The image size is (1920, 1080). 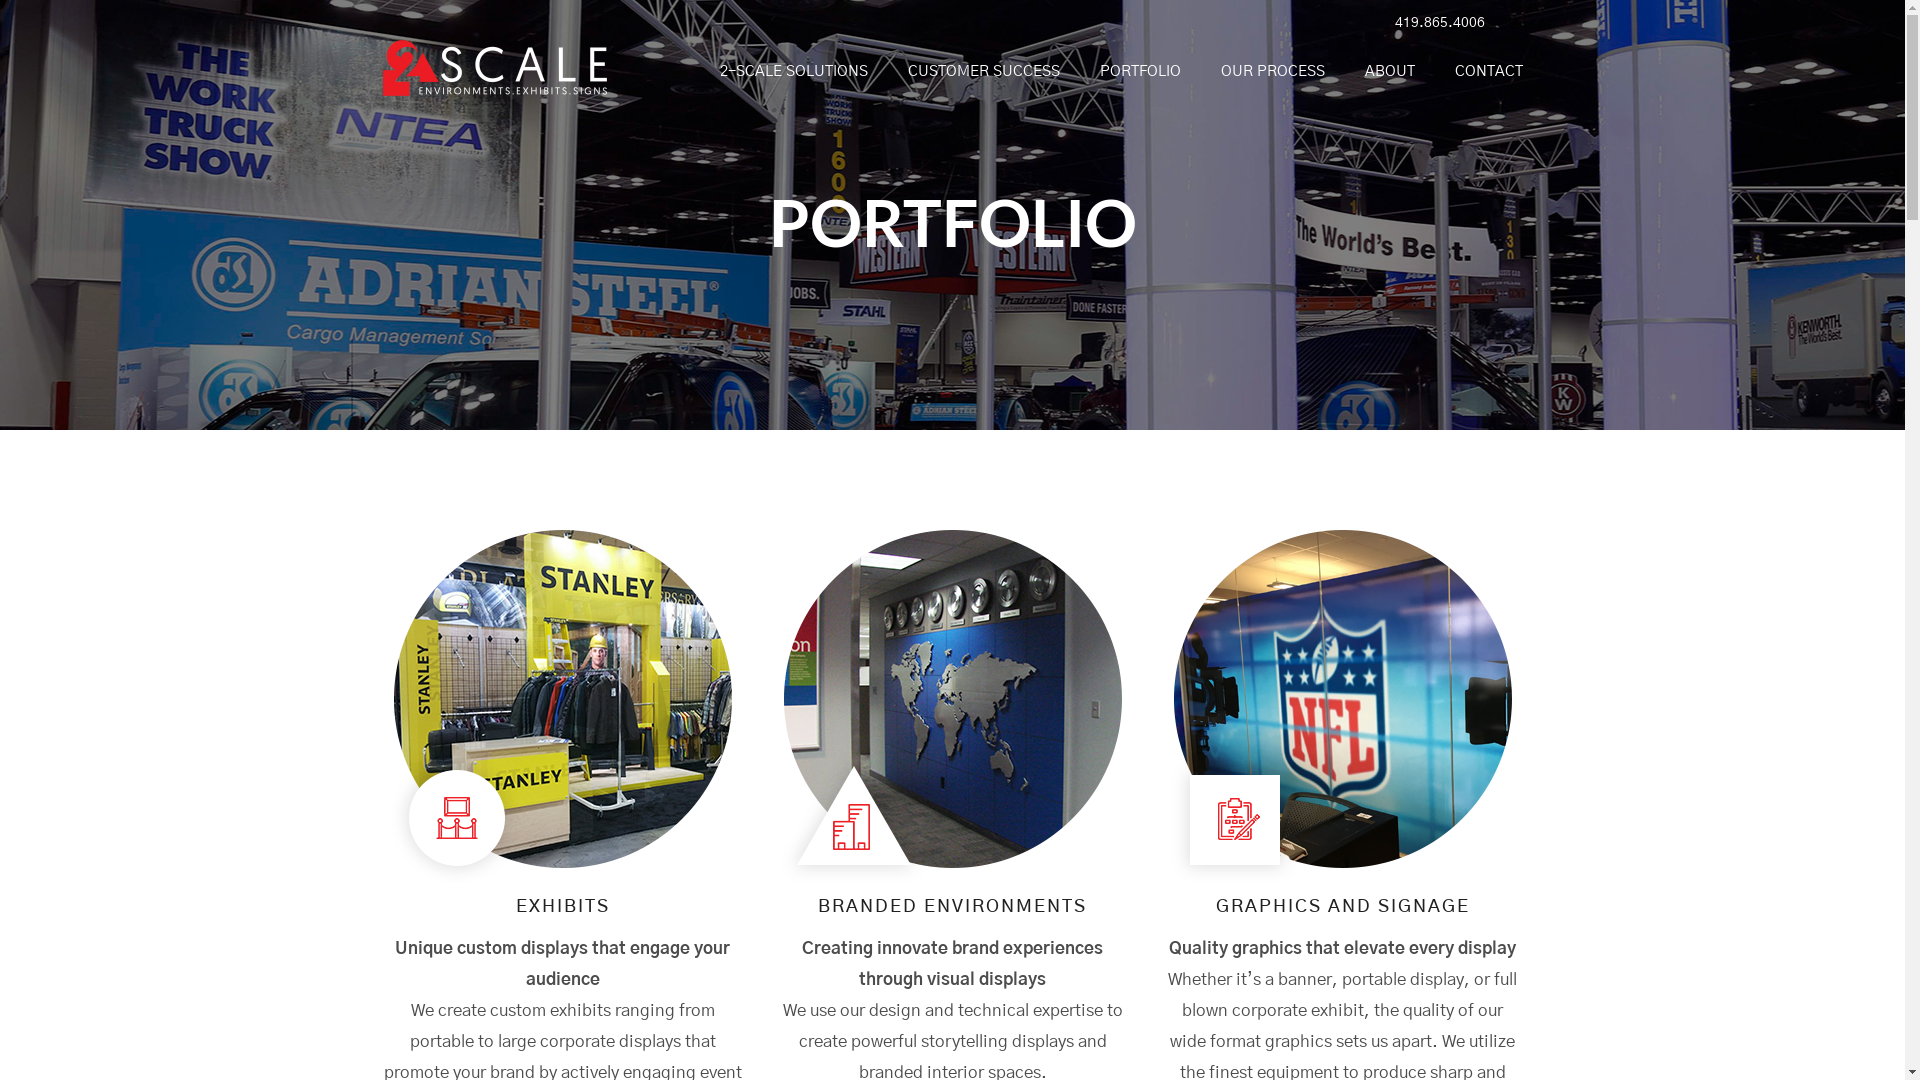 I want to click on '419.865.4006', so click(x=1434, y=23).